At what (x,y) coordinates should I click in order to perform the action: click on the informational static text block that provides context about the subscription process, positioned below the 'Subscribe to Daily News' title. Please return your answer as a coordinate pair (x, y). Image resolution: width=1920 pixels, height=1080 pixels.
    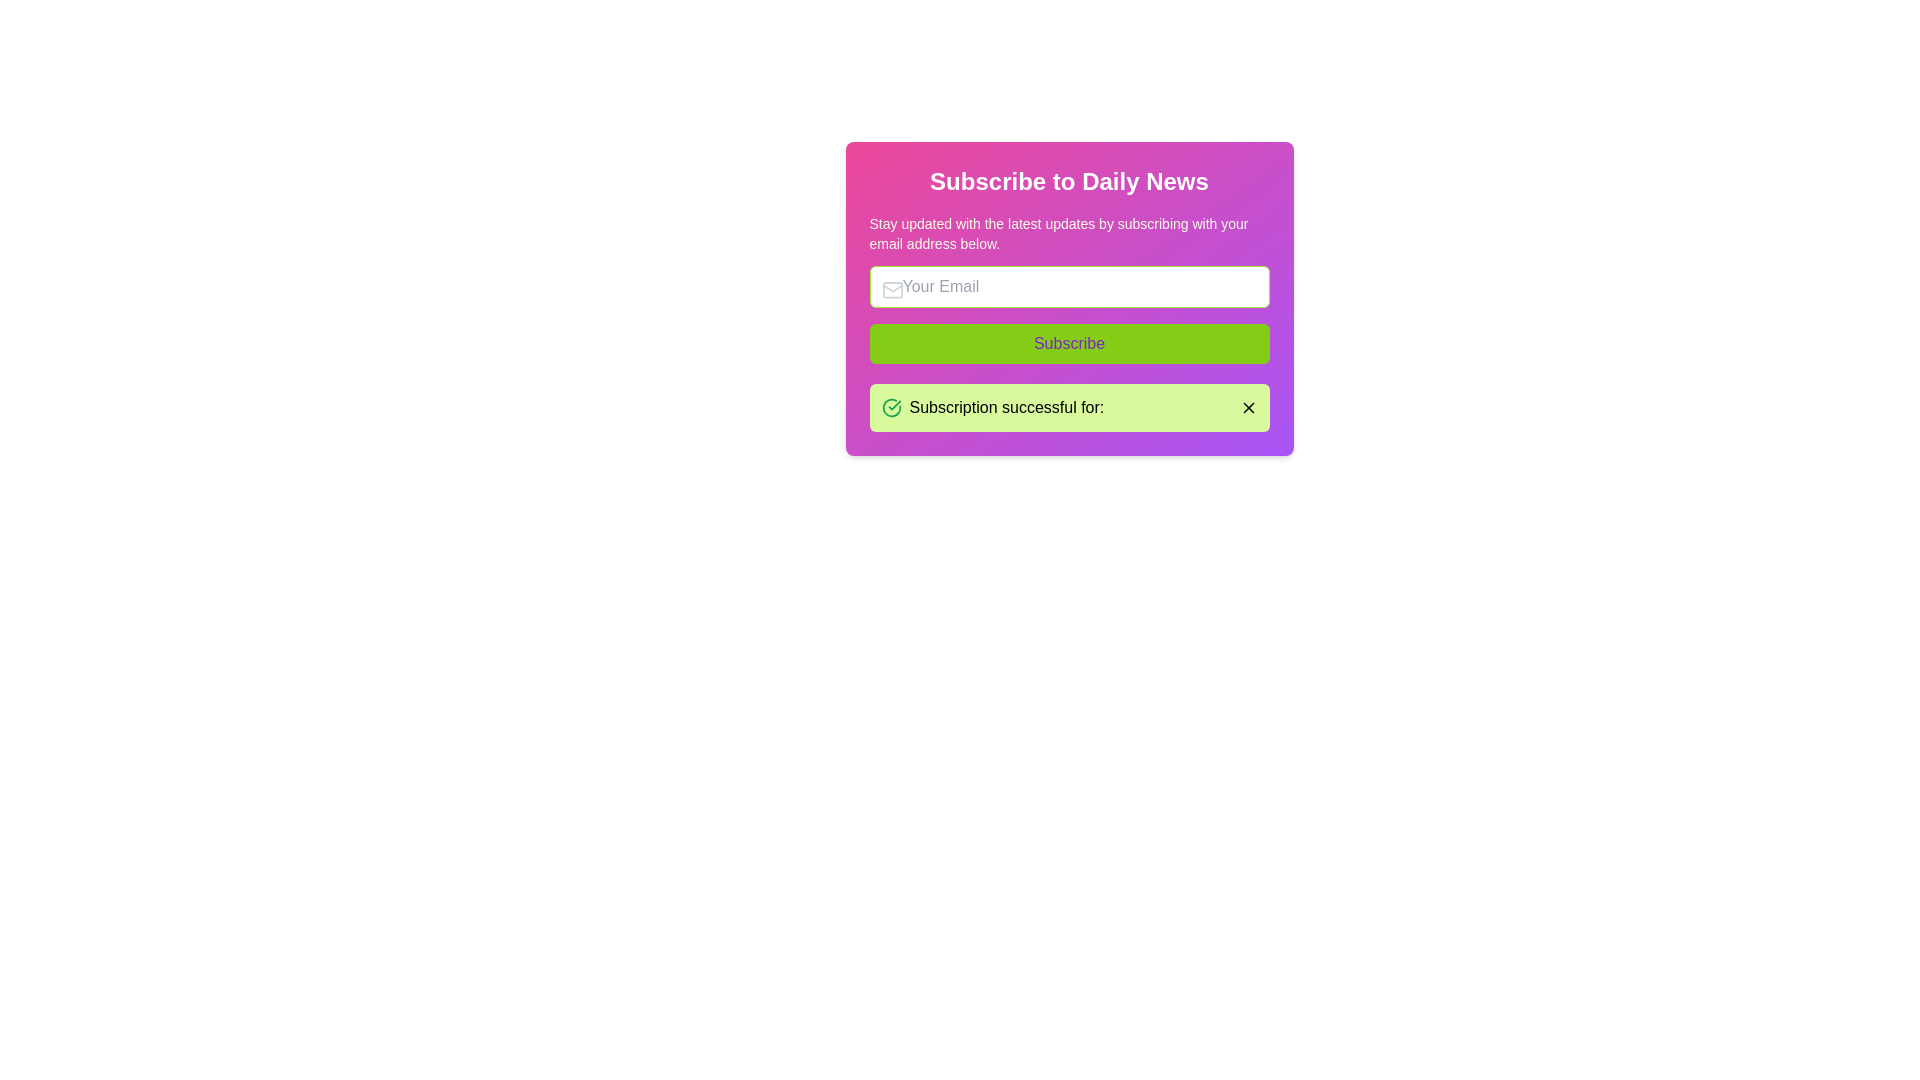
    Looking at the image, I should click on (1068, 233).